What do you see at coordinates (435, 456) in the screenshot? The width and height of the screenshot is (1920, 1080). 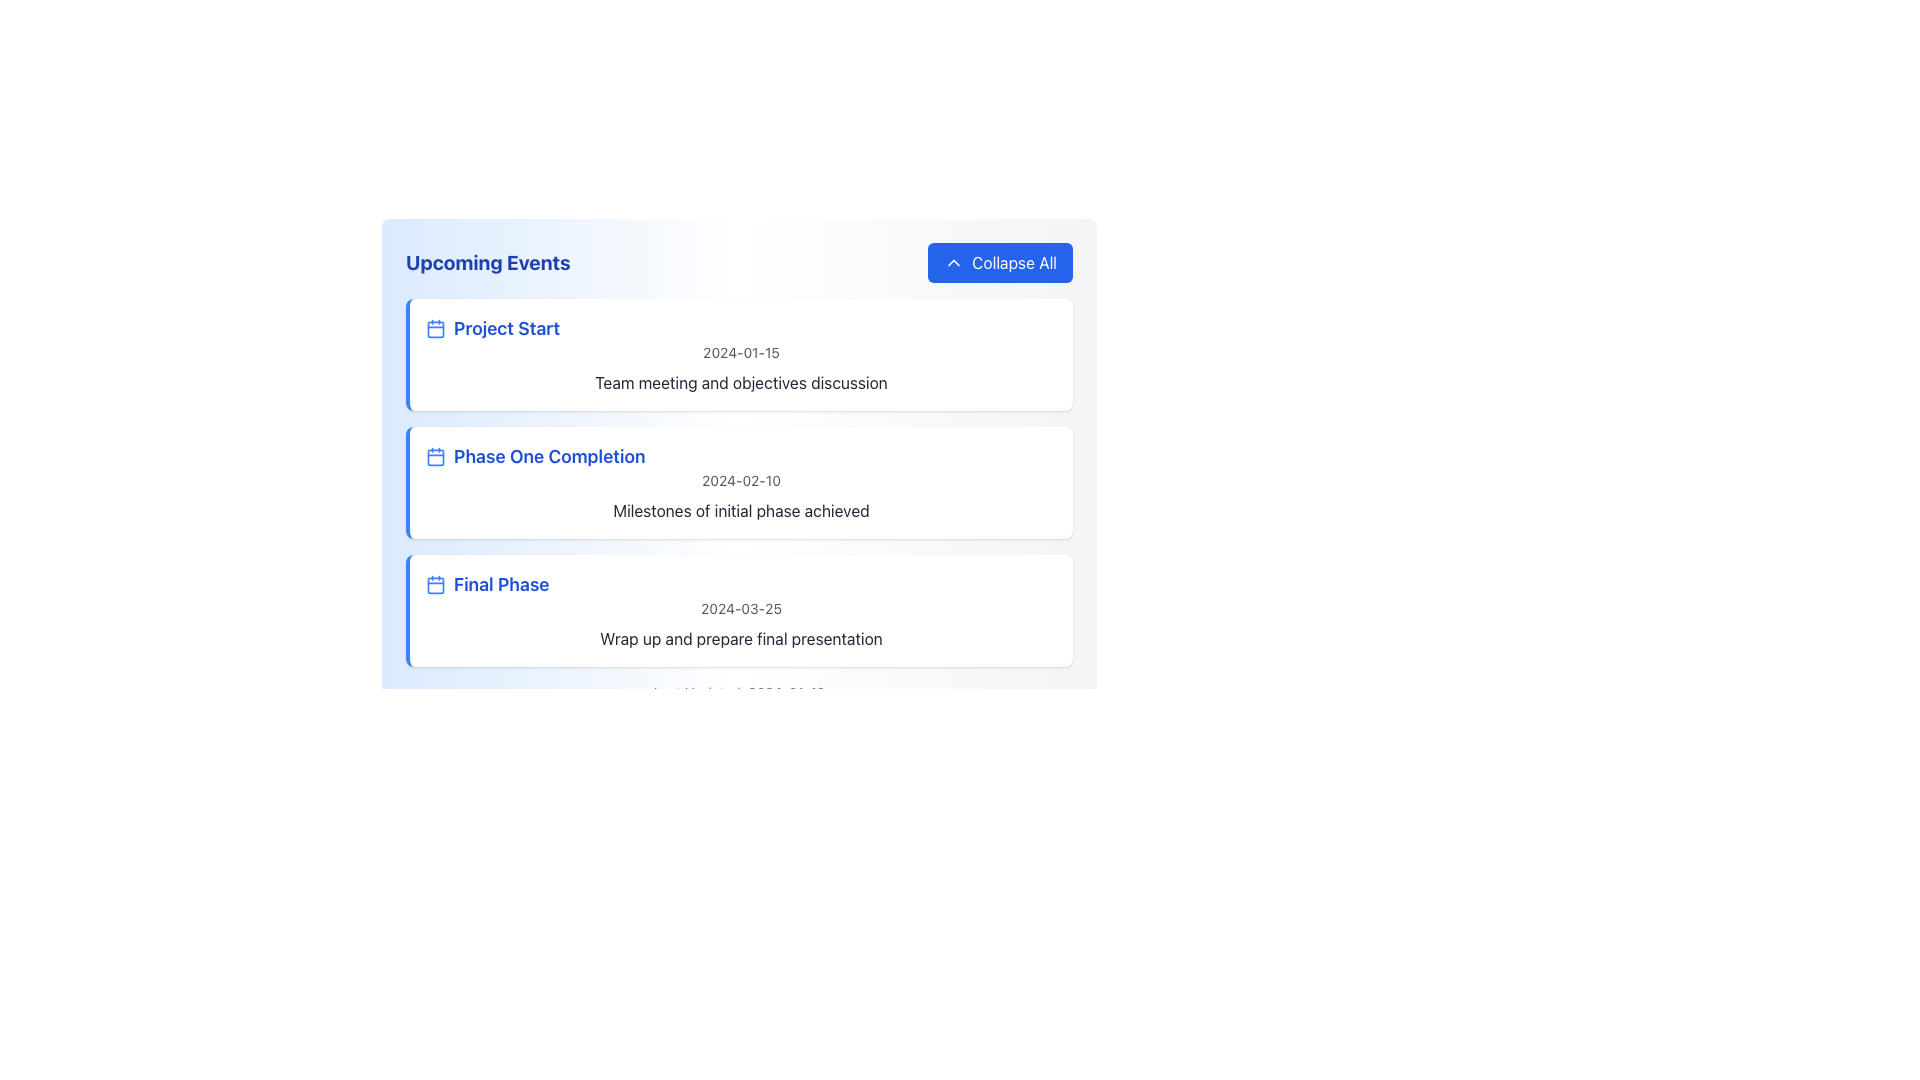 I see `the 'Phase One Completion' icon that serves as a visual indicator within the calendar-like graphic by moving the cursor to its center point` at bounding box center [435, 456].